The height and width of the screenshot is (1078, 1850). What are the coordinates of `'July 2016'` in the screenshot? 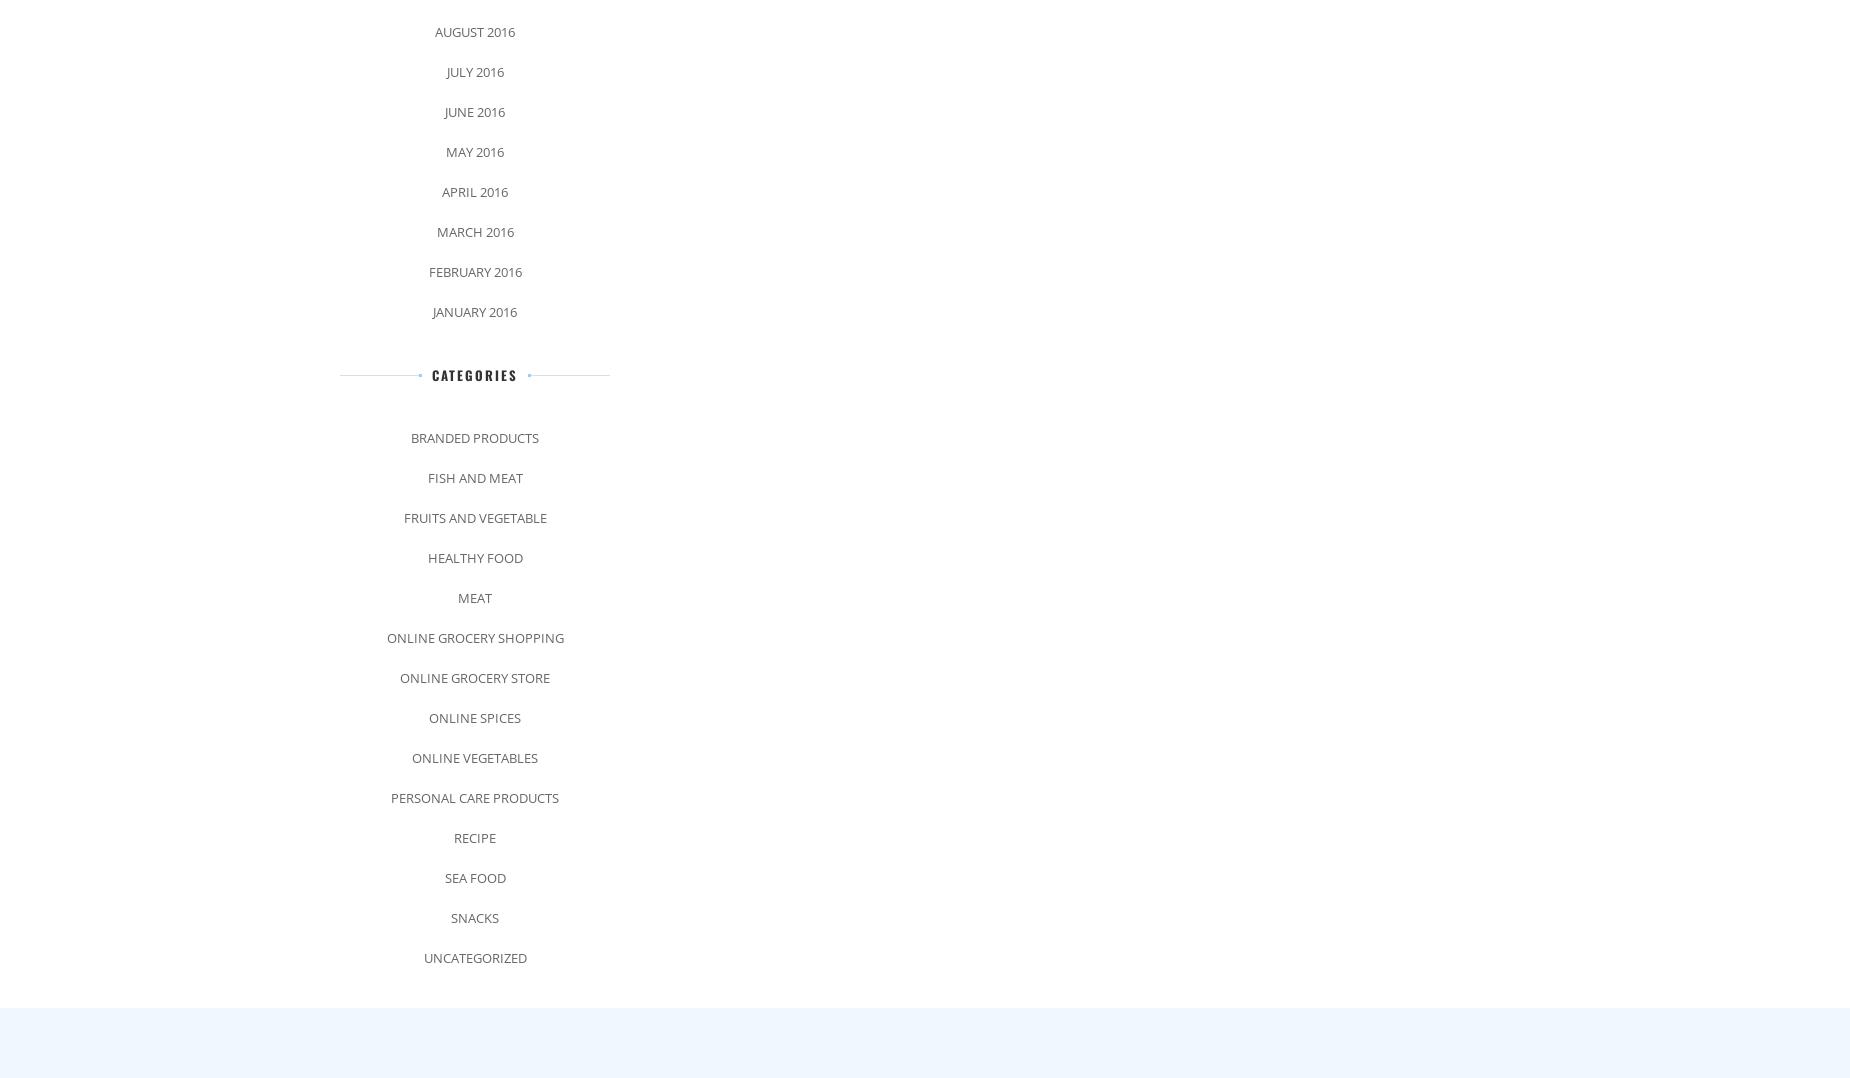 It's located at (474, 71).